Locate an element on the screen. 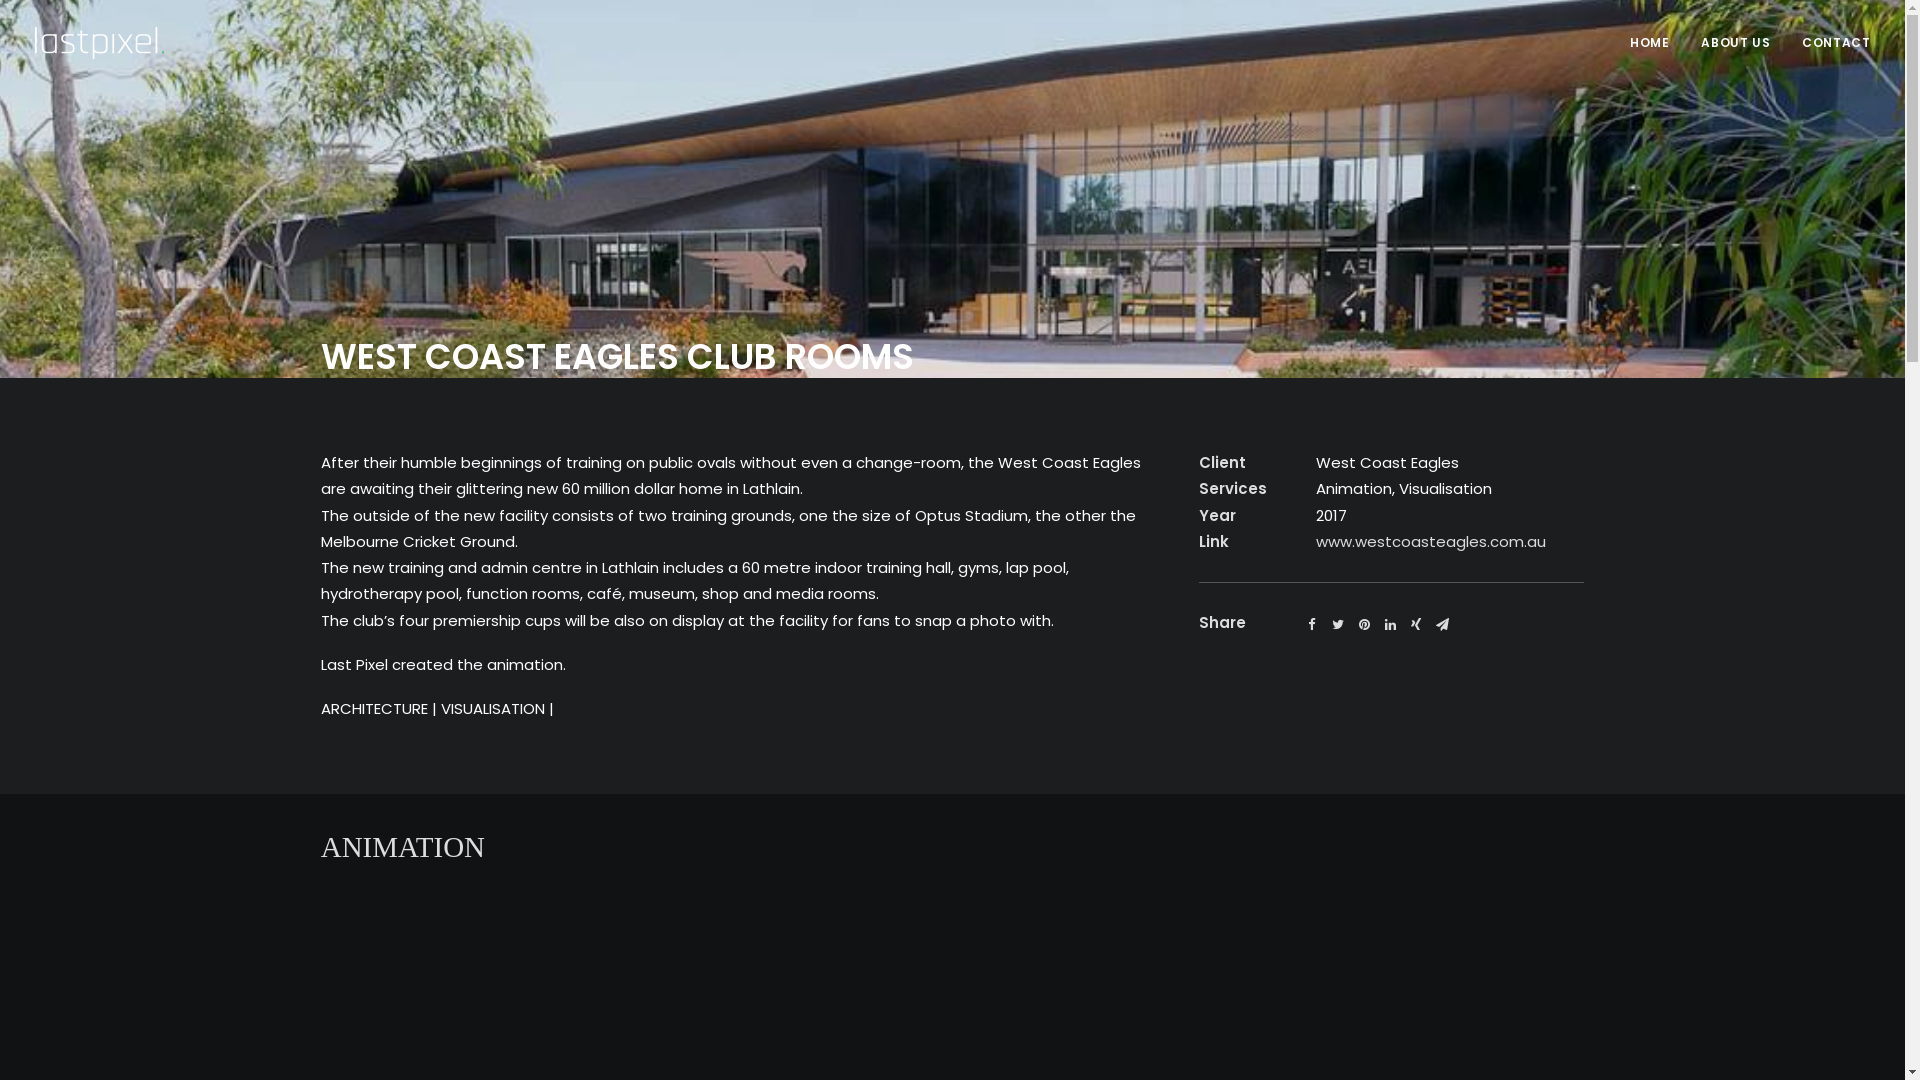 The image size is (1920, 1080). 'www.westcoasteagles.com.au' is located at coordinates (1429, 541).